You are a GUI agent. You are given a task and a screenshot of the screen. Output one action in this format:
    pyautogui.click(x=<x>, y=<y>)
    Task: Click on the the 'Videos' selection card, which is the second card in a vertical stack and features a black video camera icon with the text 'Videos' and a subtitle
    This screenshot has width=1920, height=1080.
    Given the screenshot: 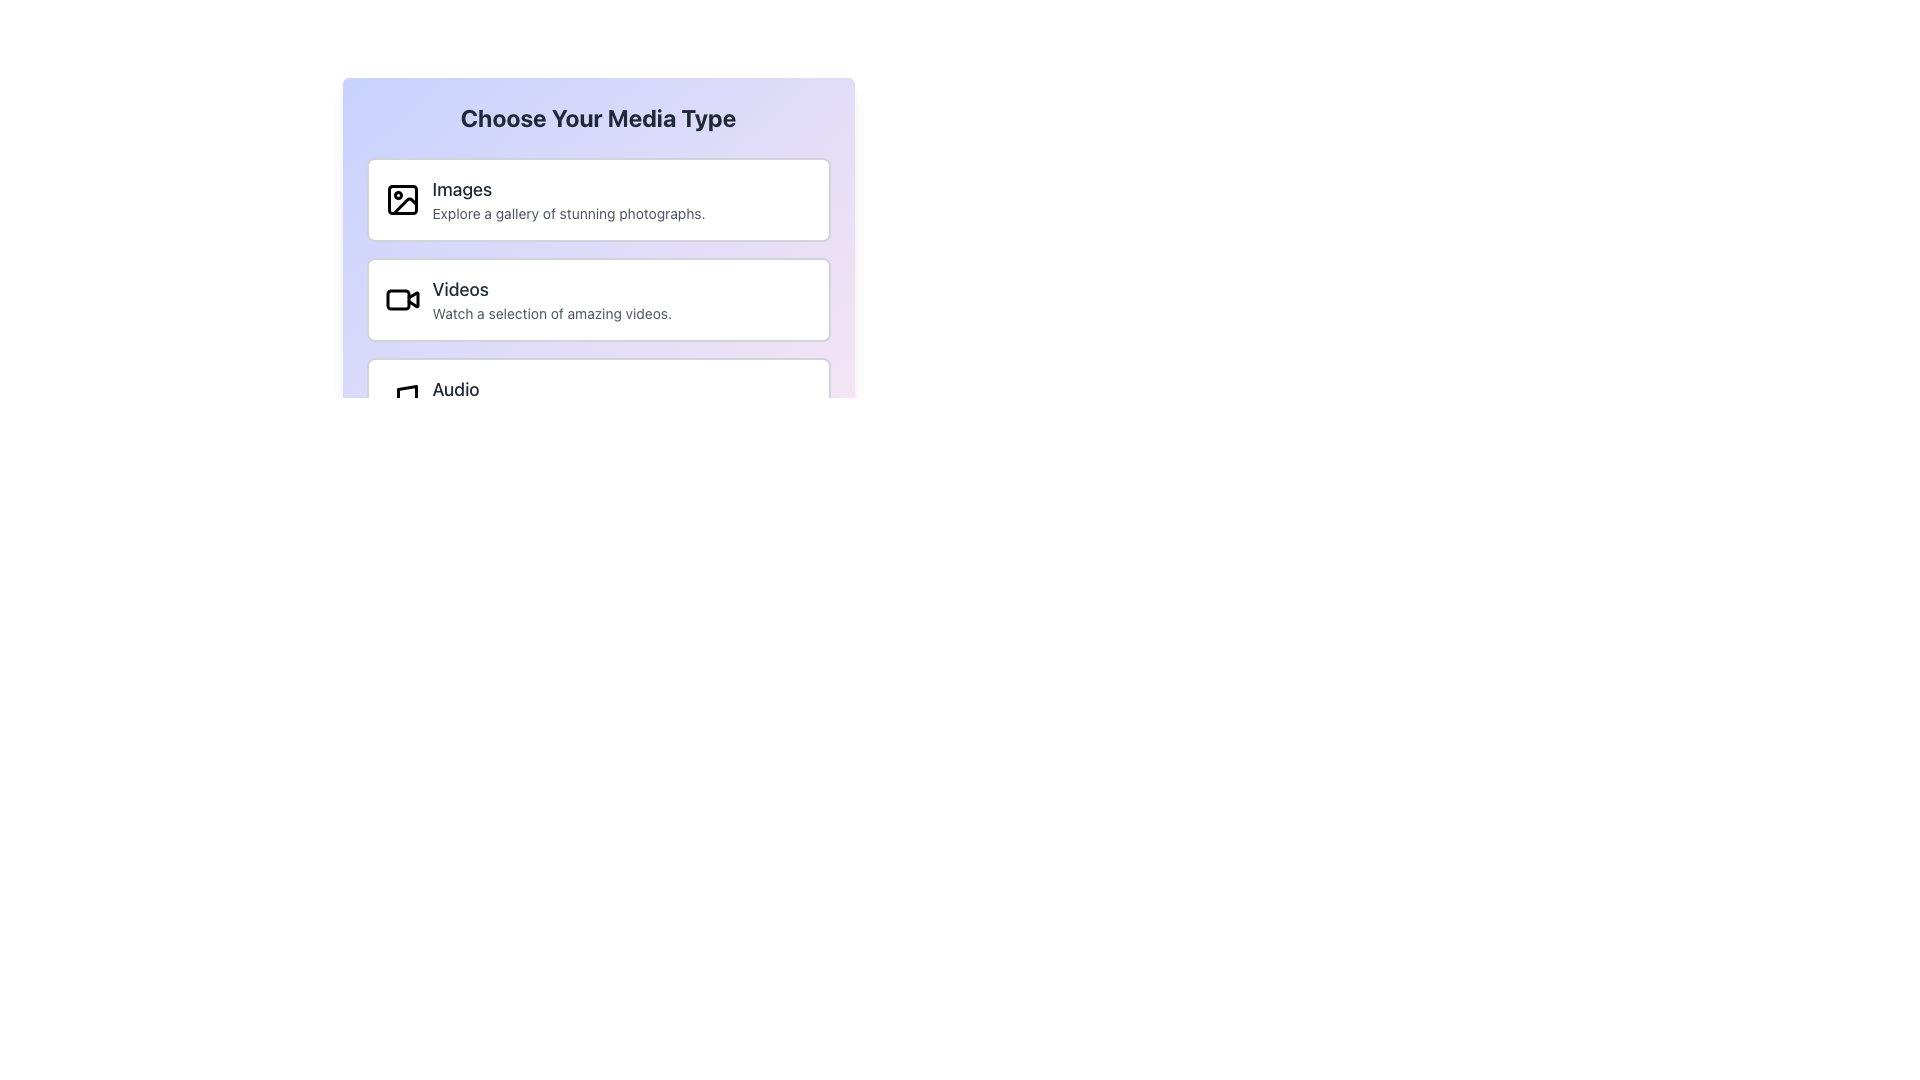 What is the action you would take?
    pyautogui.click(x=597, y=300)
    